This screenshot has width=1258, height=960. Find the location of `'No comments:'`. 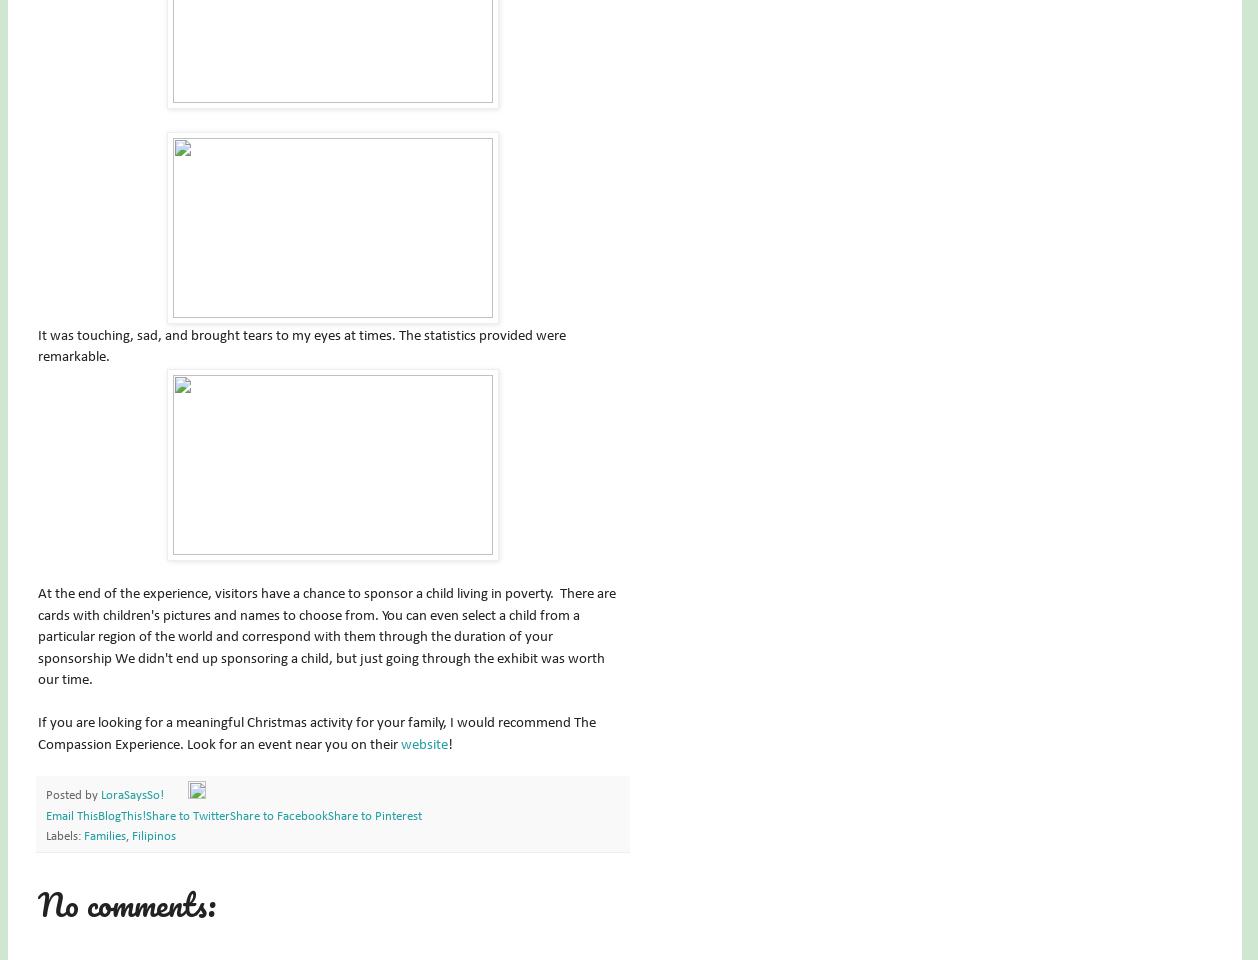

'No comments:' is located at coordinates (127, 903).